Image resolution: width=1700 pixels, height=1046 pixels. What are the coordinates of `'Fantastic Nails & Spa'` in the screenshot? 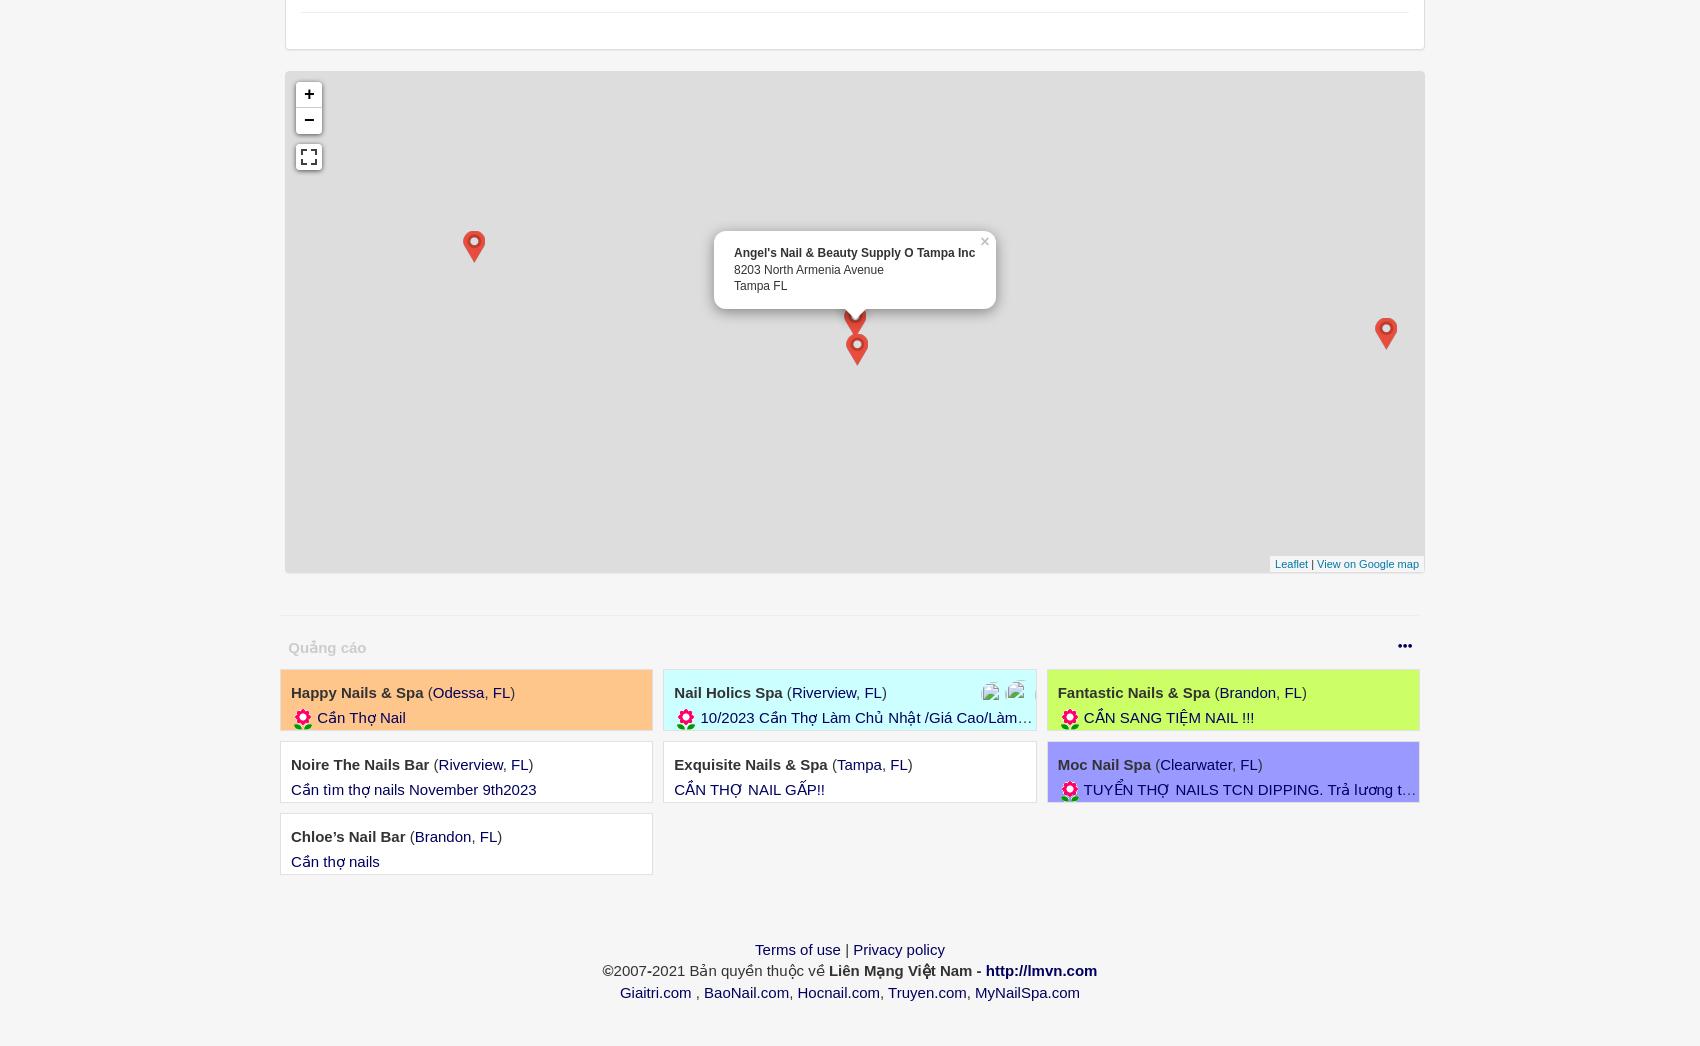 It's located at (1133, 691).